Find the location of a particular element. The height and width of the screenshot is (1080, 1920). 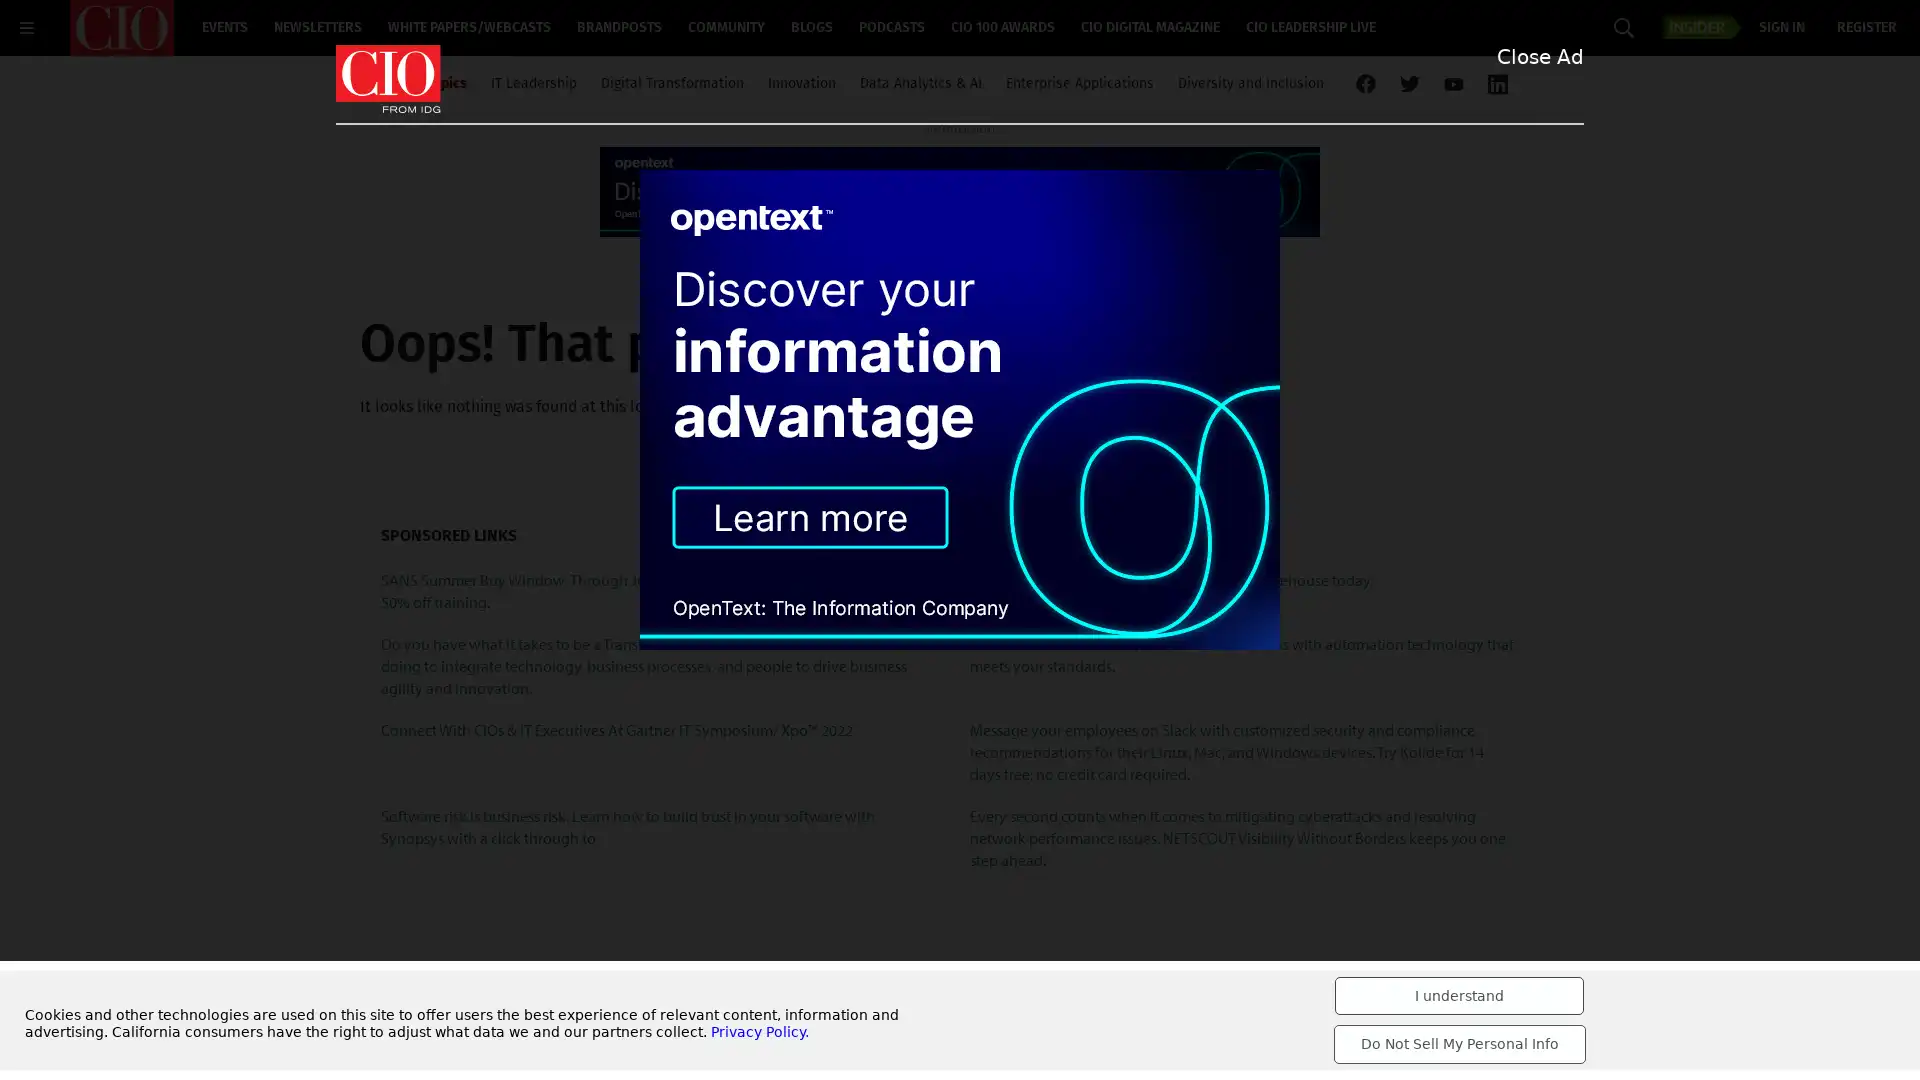

Open mobile menu is located at coordinates (27, 27).